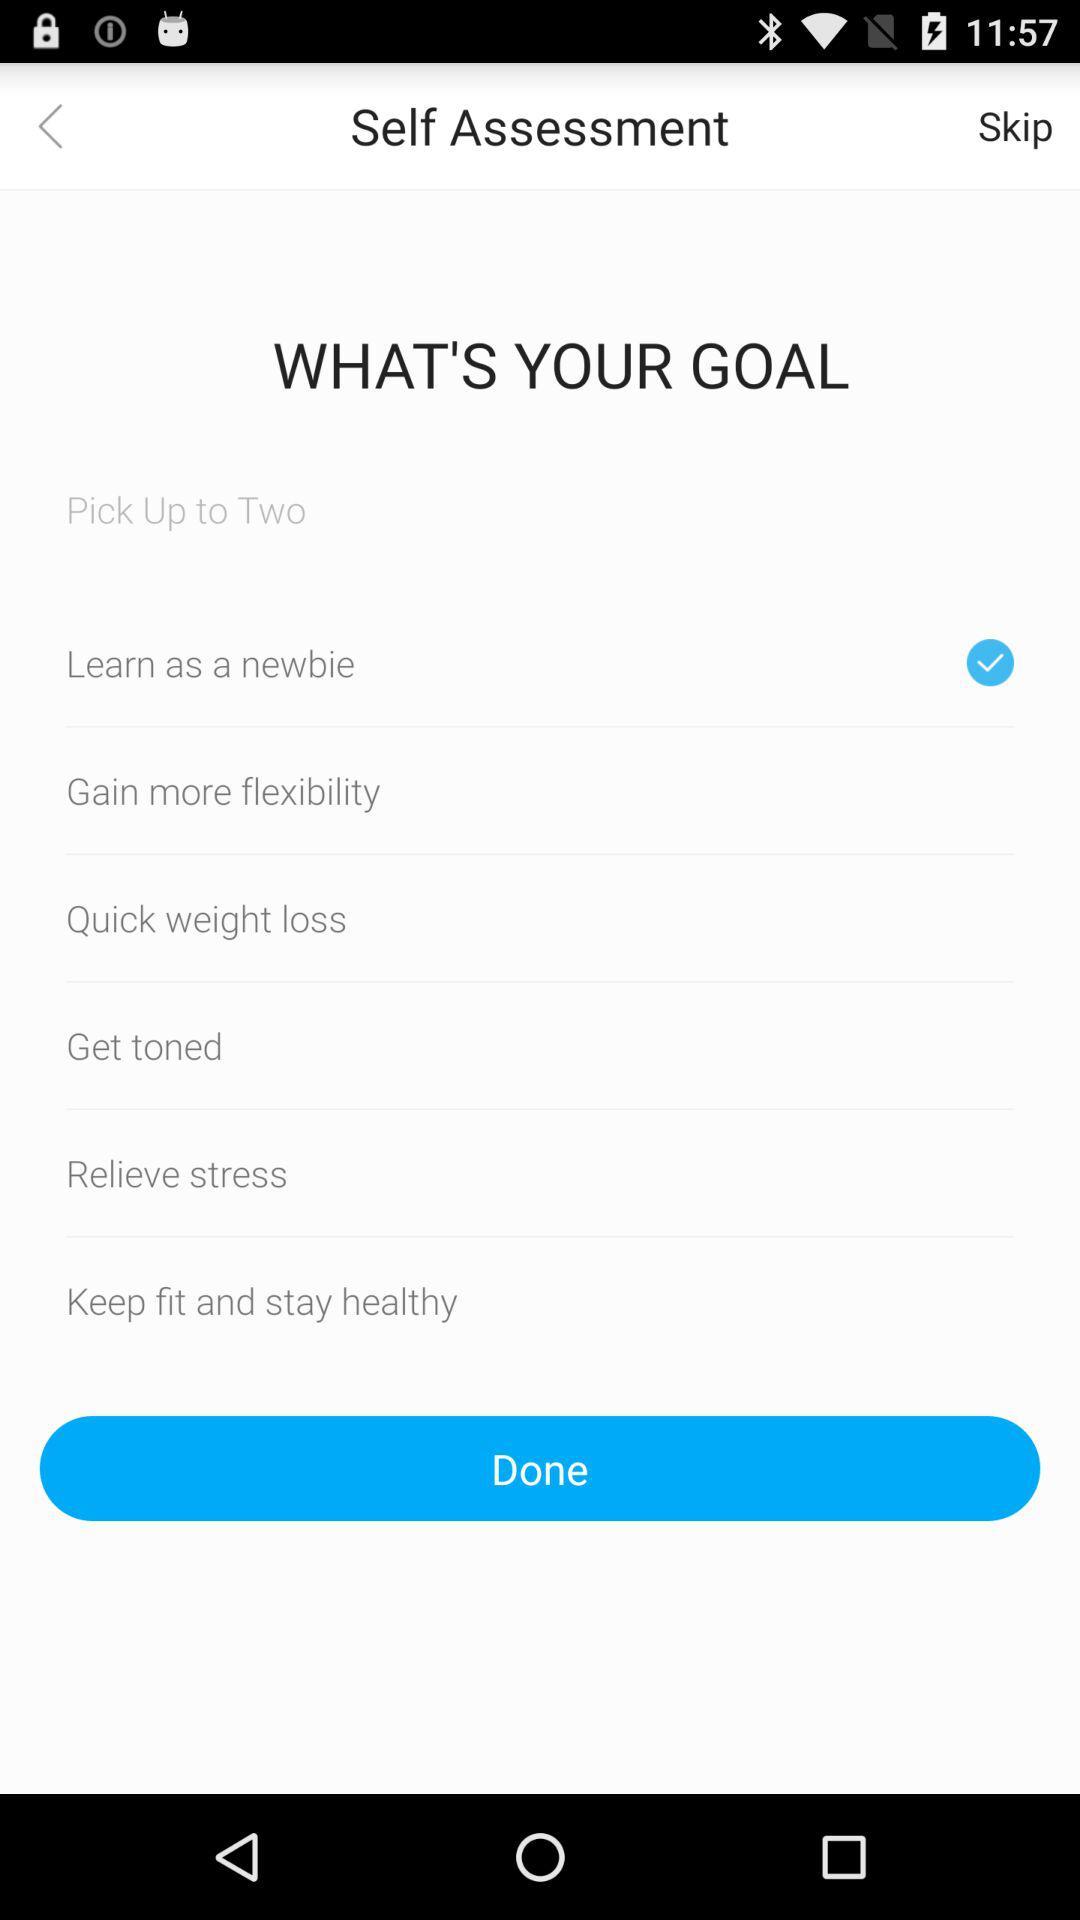  Describe the element at coordinates (1015, 124) in the screenshot. I see `the icon at the top right corner` at that location.